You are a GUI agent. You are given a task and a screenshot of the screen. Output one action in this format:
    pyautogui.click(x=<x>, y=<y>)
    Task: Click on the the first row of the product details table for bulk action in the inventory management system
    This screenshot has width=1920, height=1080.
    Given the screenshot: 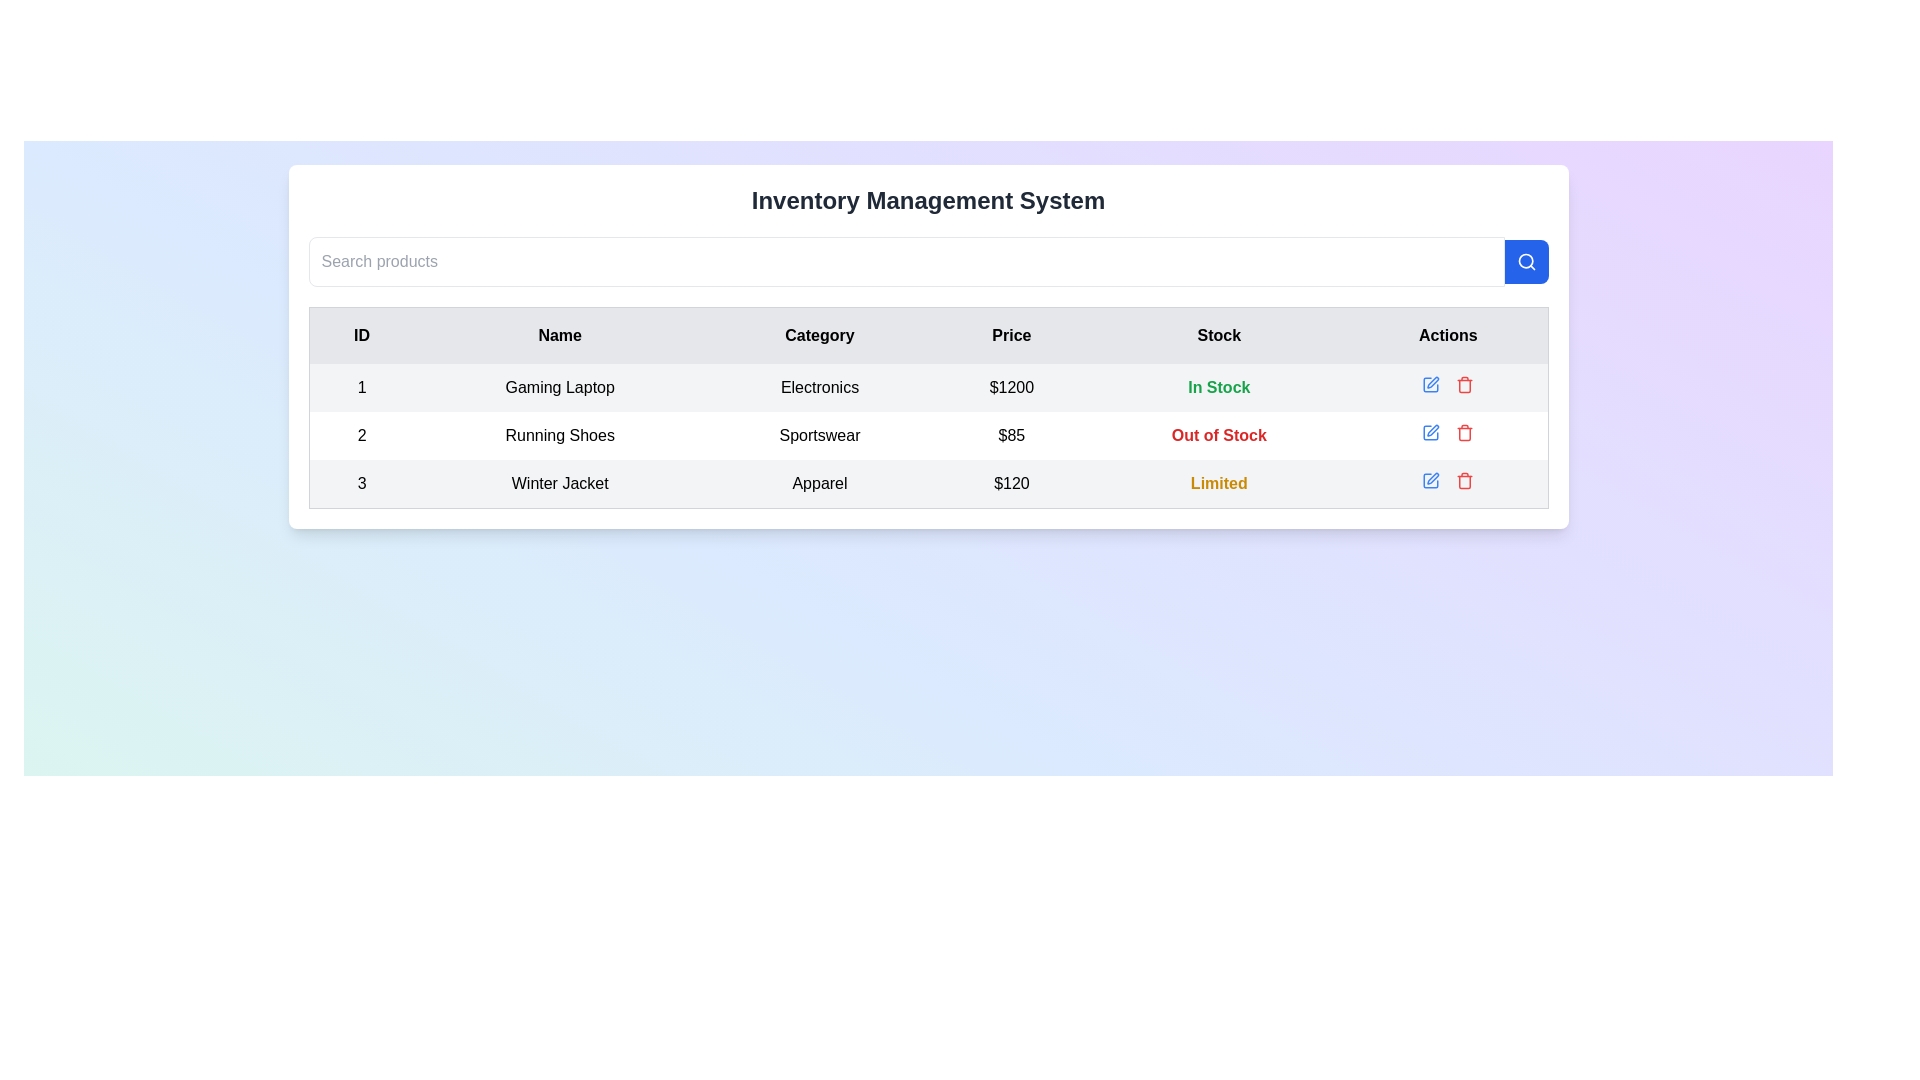 What is the action you would take?
    pyautogui.click(x=927, y=388)
    